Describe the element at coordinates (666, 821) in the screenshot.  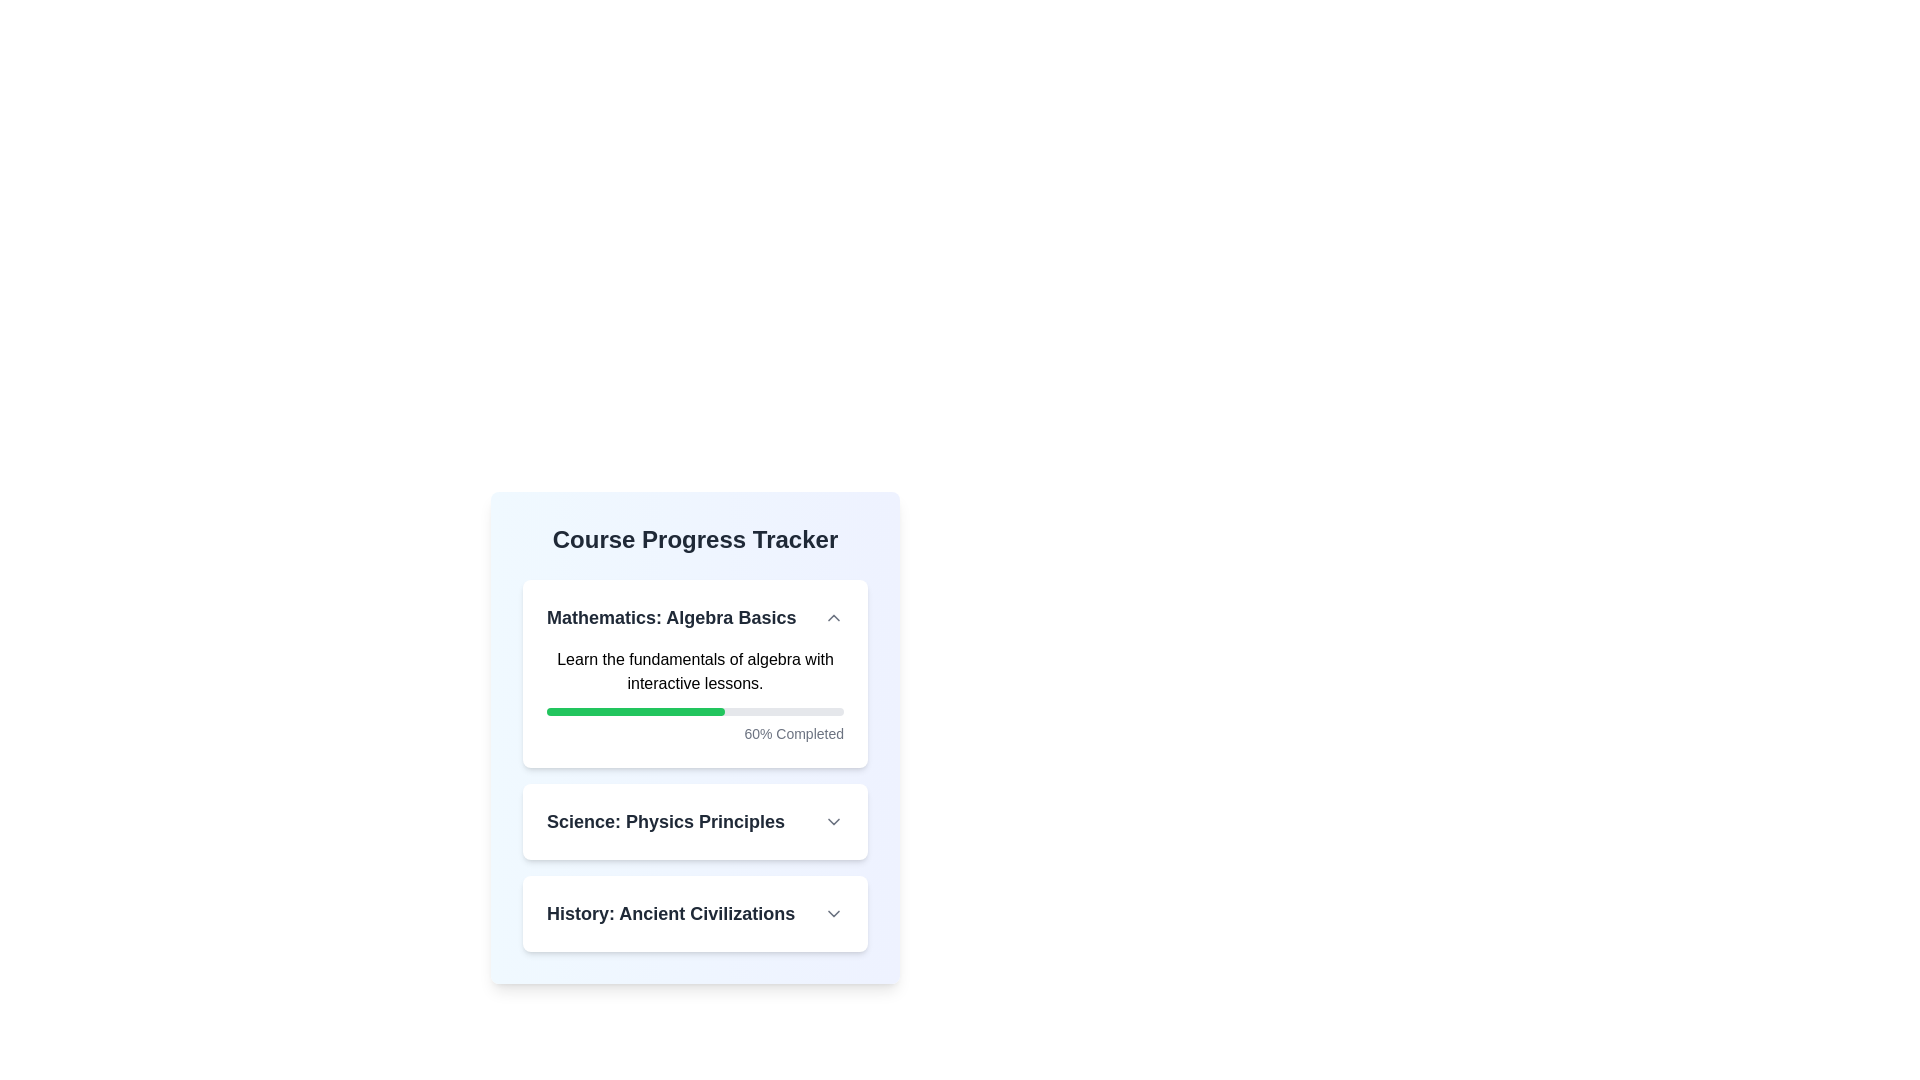
I see `text element displaying 'Science: Physics Principles' which is styled in bold and dark gray, located directly under the 'Mathematics: Algebra Basics' section in the 'Course Progress Tracker'` at that location.